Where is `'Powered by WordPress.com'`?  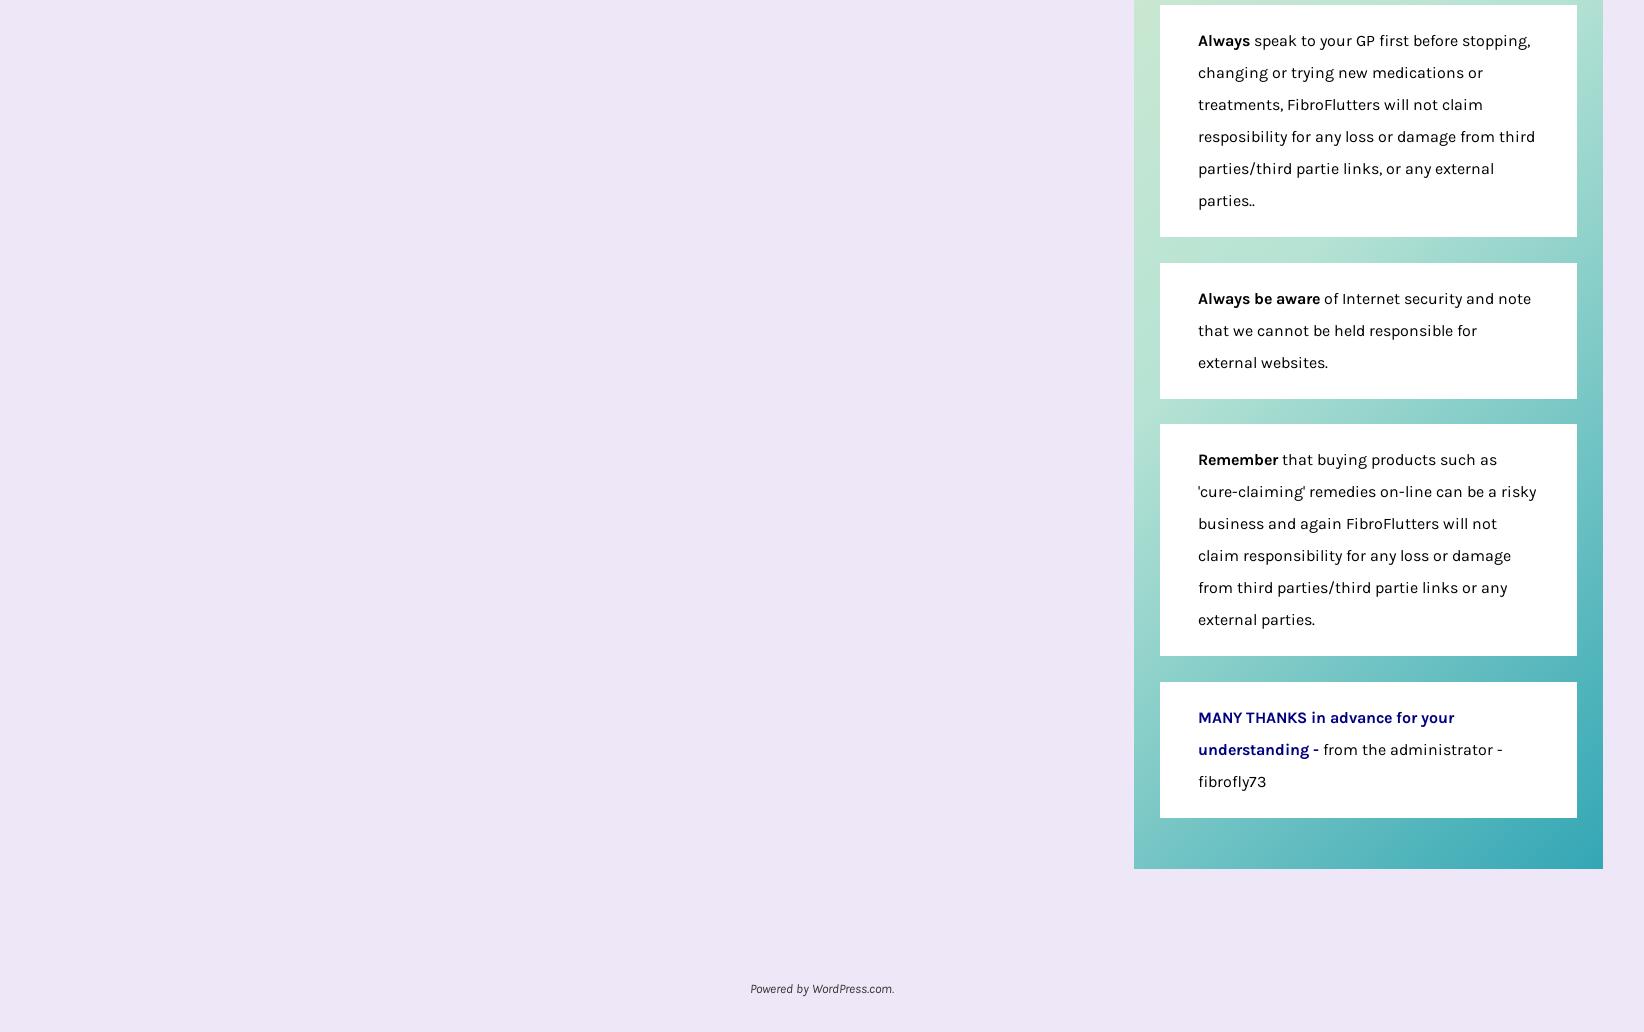
'Powered by WordPress.com' is located at coordinates (820, 986).